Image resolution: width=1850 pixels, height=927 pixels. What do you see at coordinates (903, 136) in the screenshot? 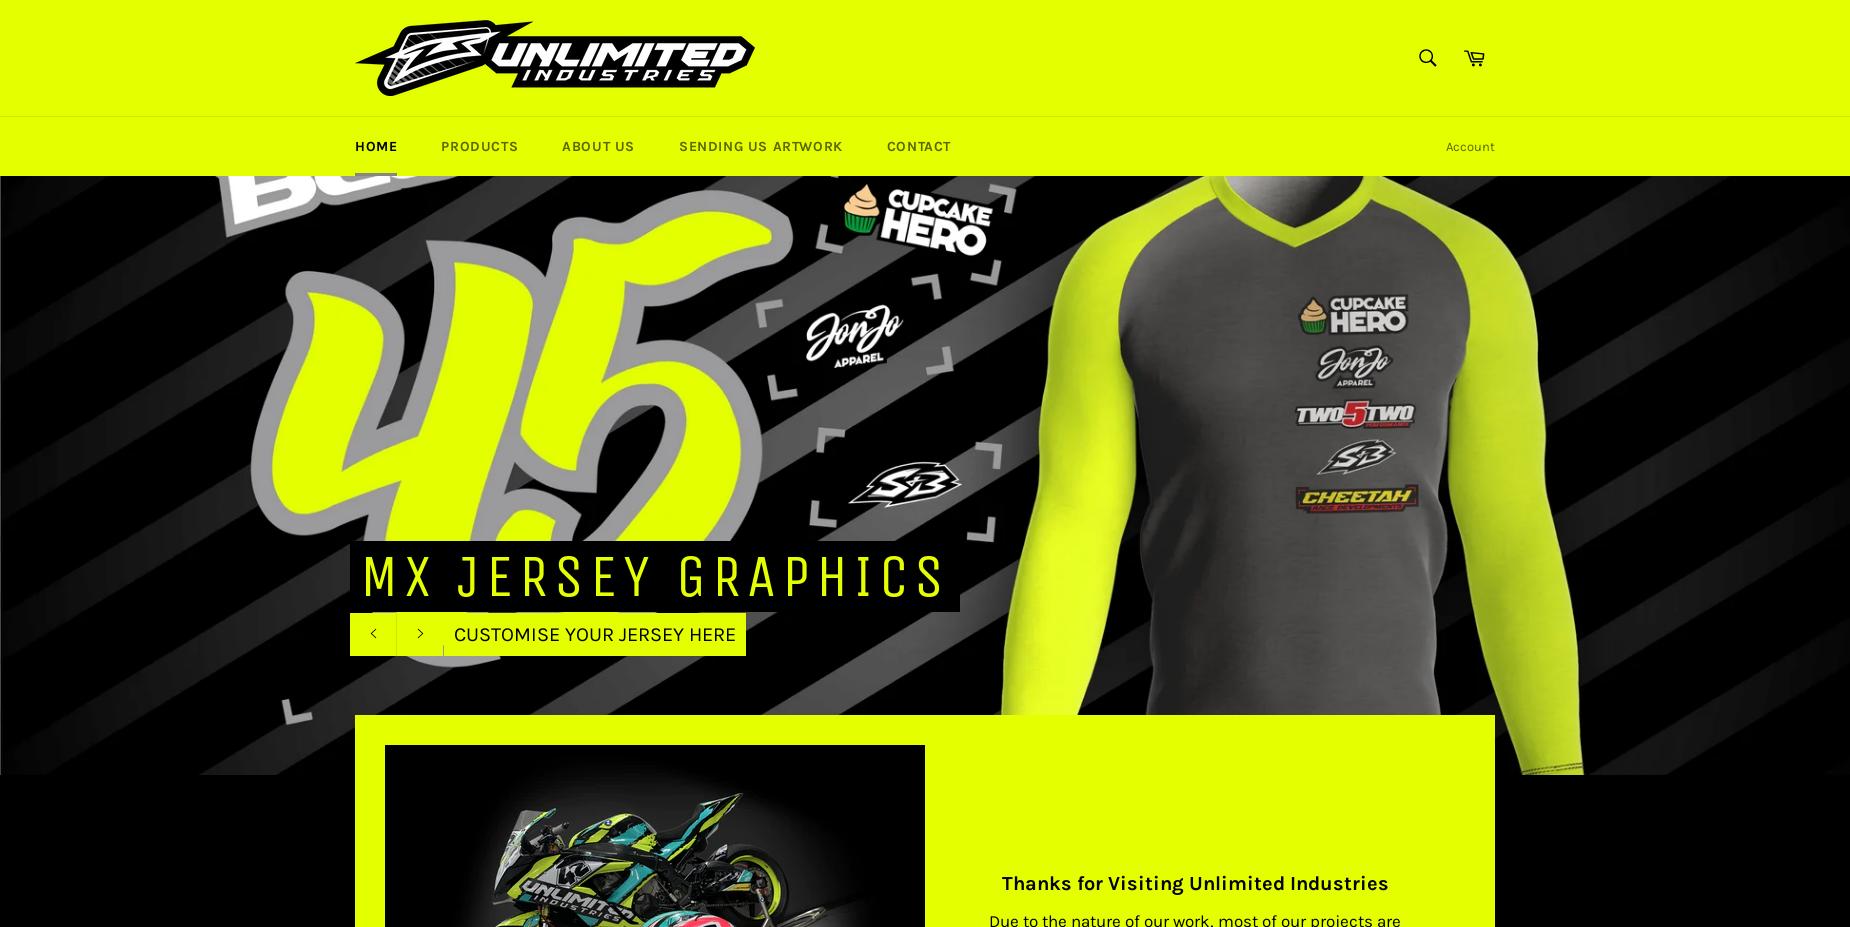
I see `'View cart and check out'` at bounding box center [903, 136].